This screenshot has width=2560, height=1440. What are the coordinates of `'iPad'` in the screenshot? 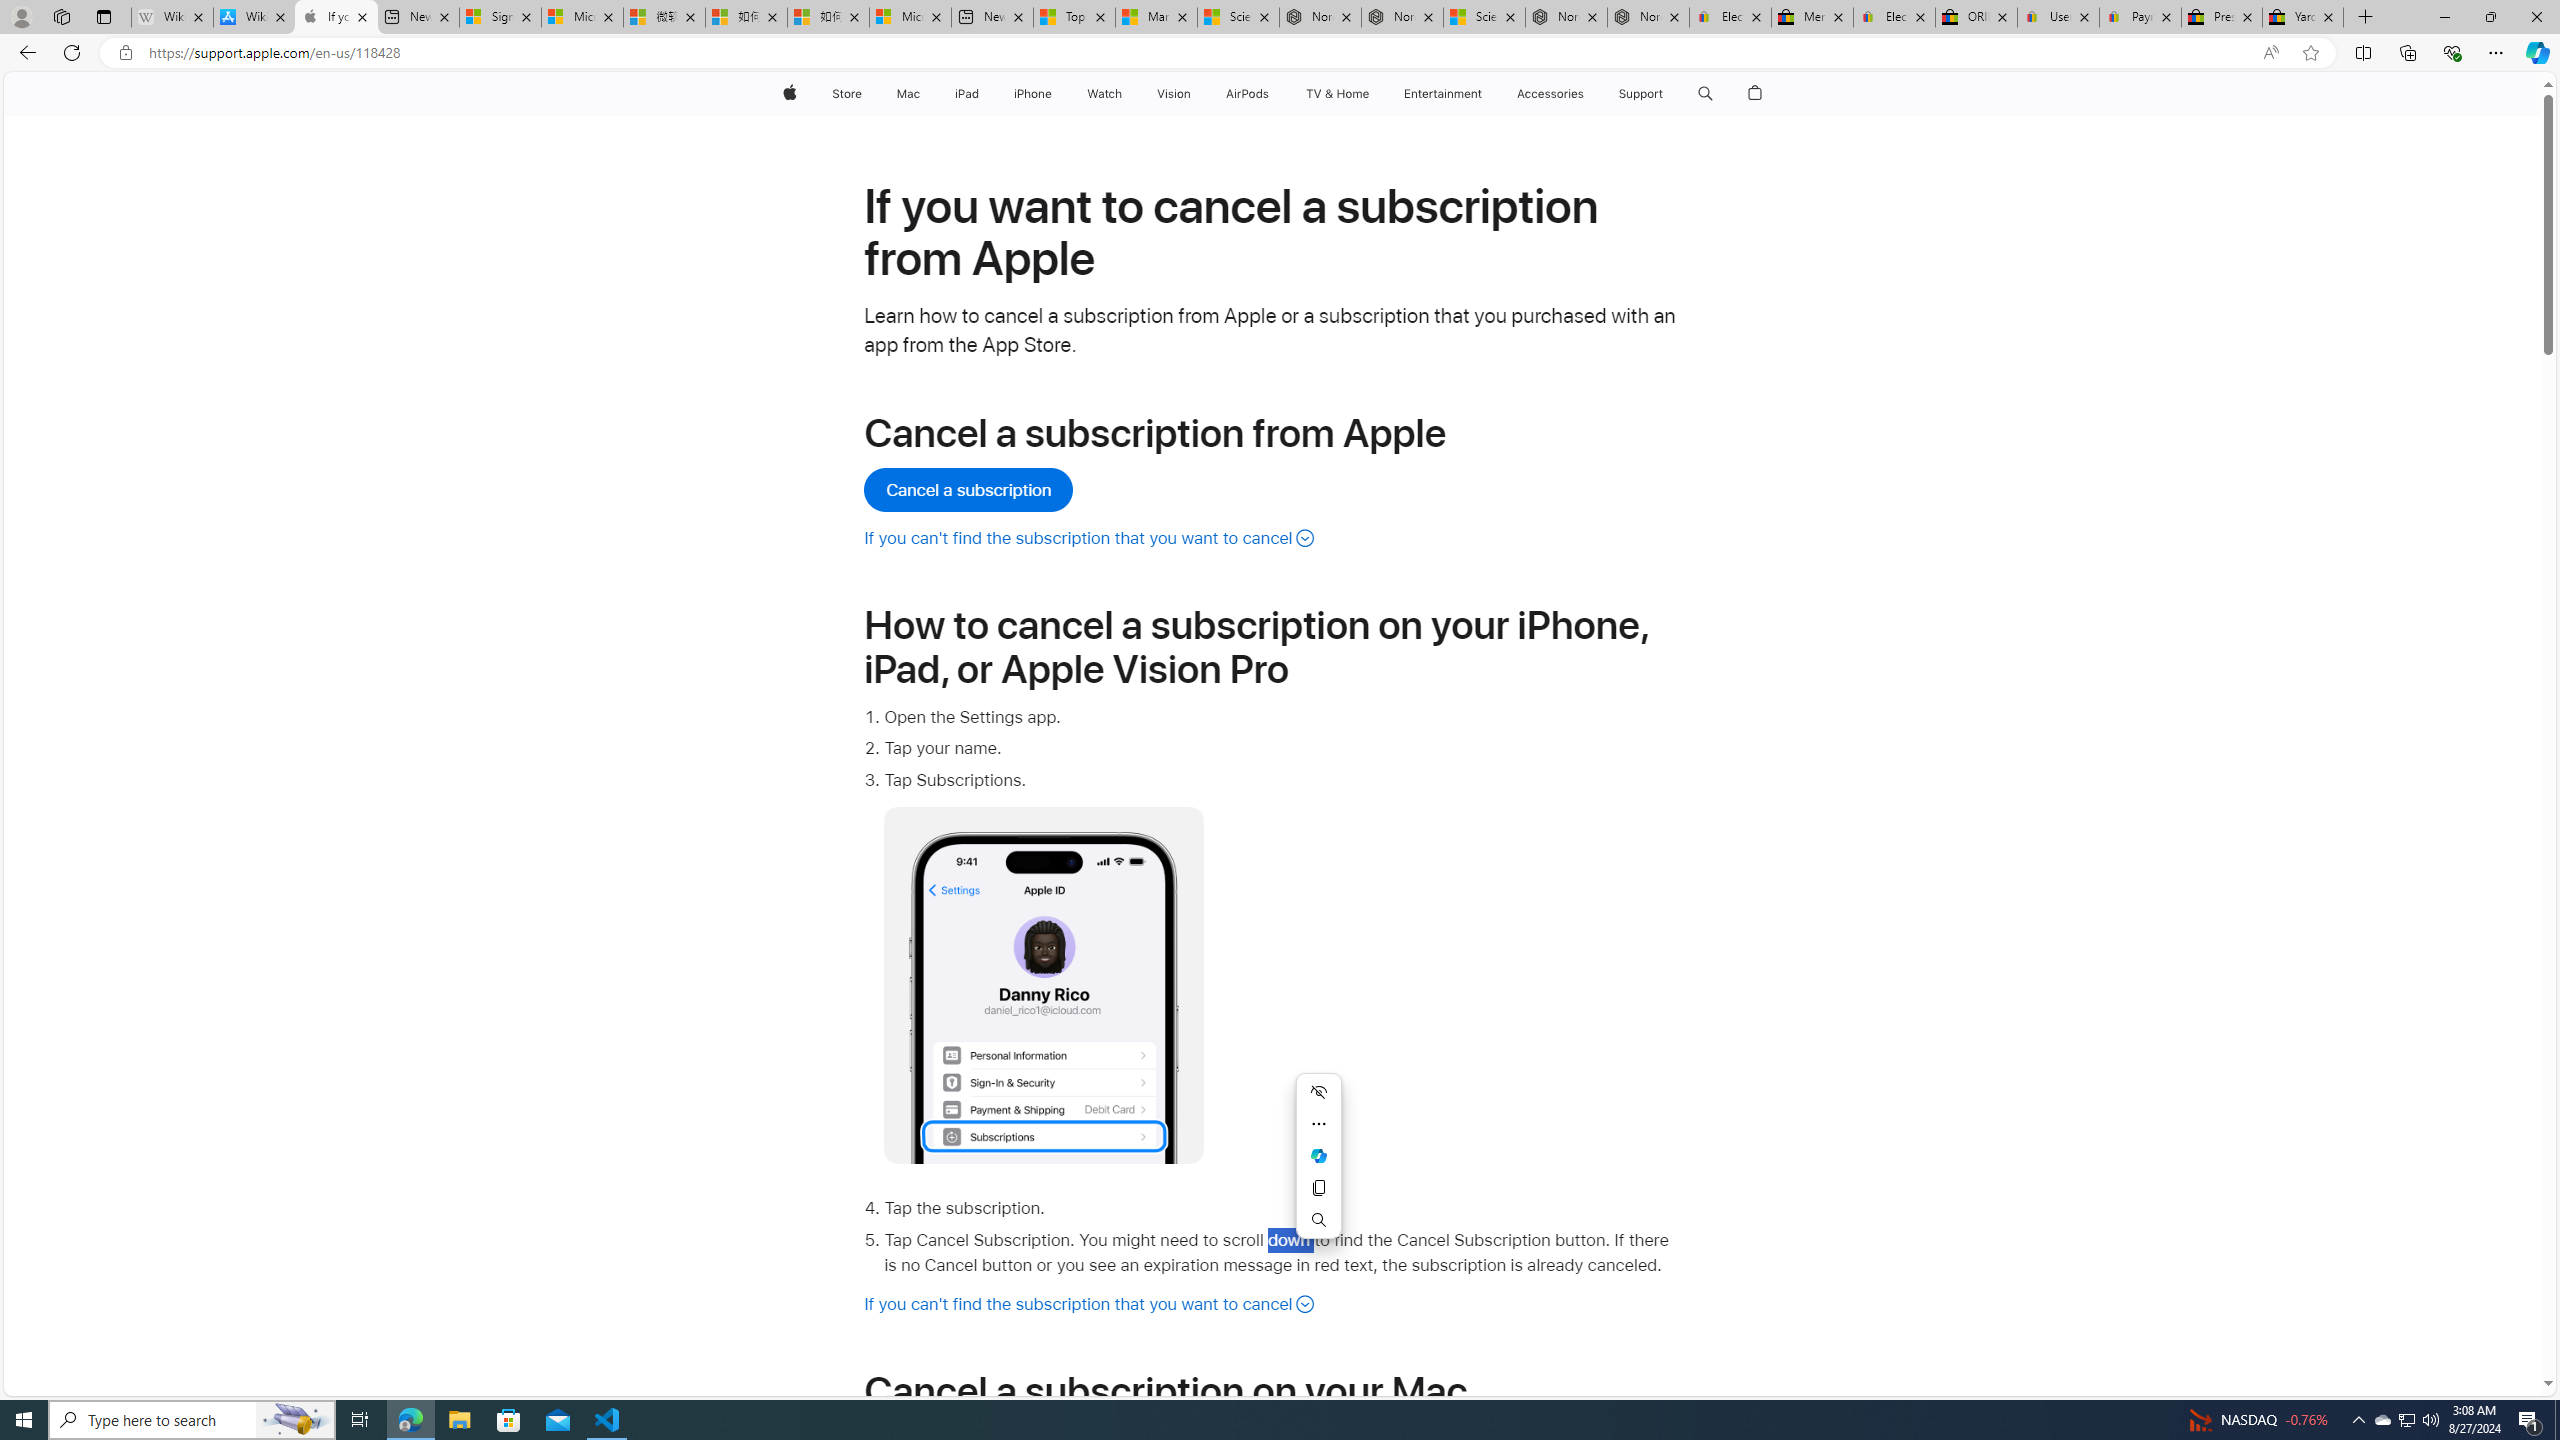 It's located at (966, 93).